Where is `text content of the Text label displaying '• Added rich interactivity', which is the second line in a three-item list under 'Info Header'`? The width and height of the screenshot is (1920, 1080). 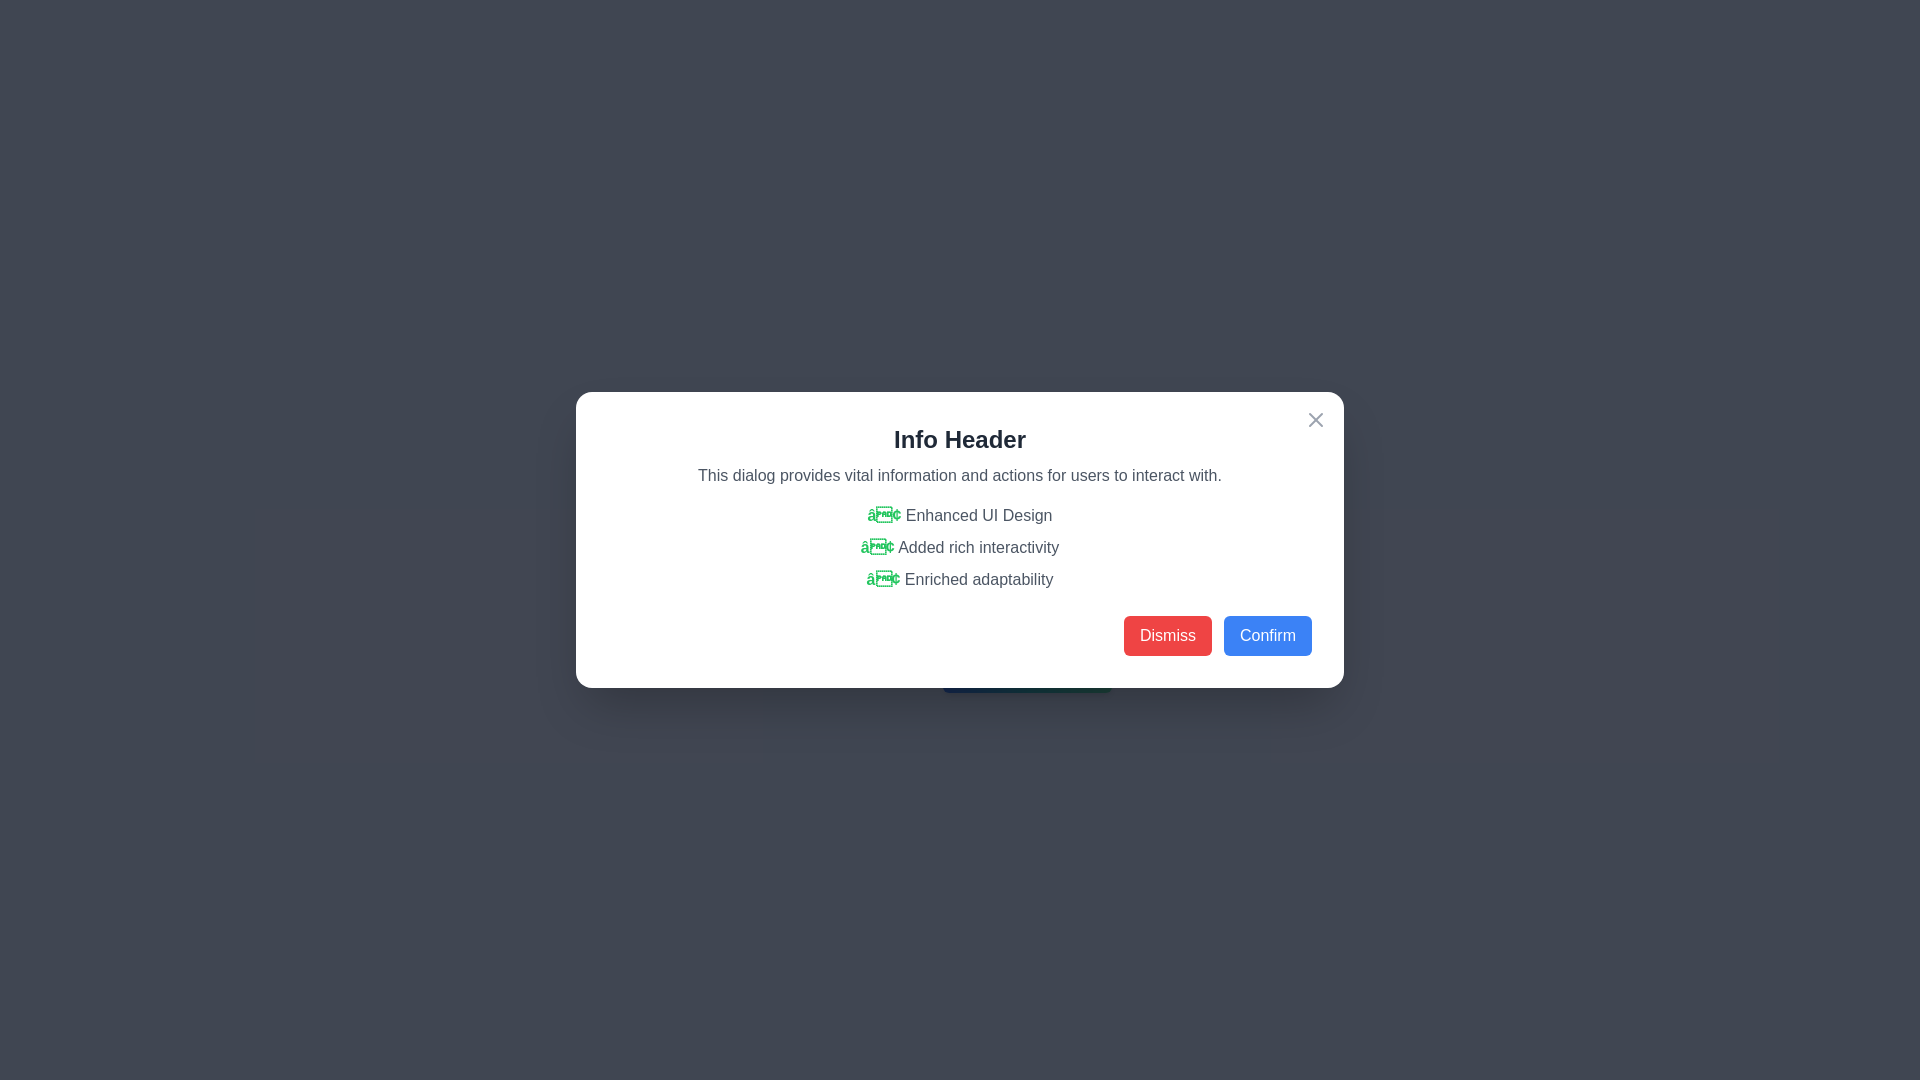 text content of the Text label displaying '• Added rich interactivity', which is the second line in a three-item list under 'Info Header' is located at coordinates (960, 547).